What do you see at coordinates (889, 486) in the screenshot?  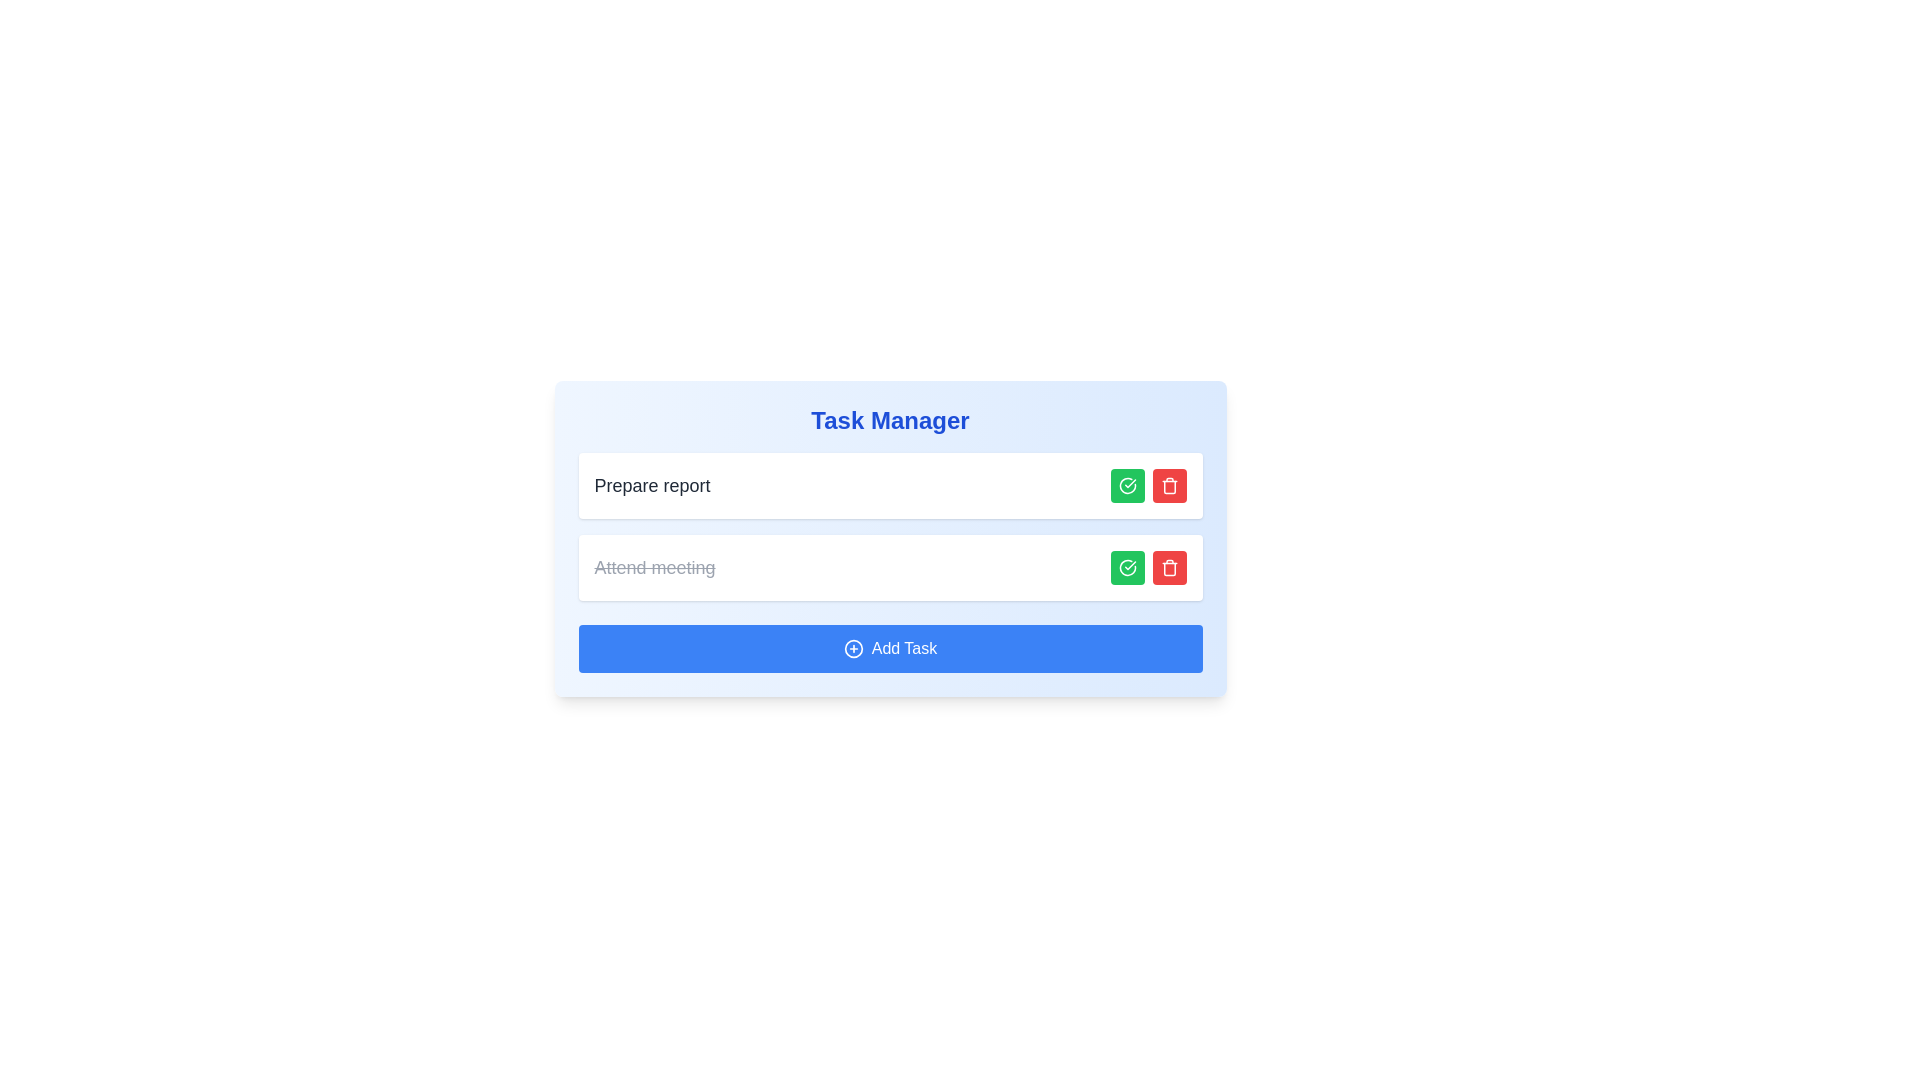 I see `the task item in the task manager interface` at bounding box center [889, 486].